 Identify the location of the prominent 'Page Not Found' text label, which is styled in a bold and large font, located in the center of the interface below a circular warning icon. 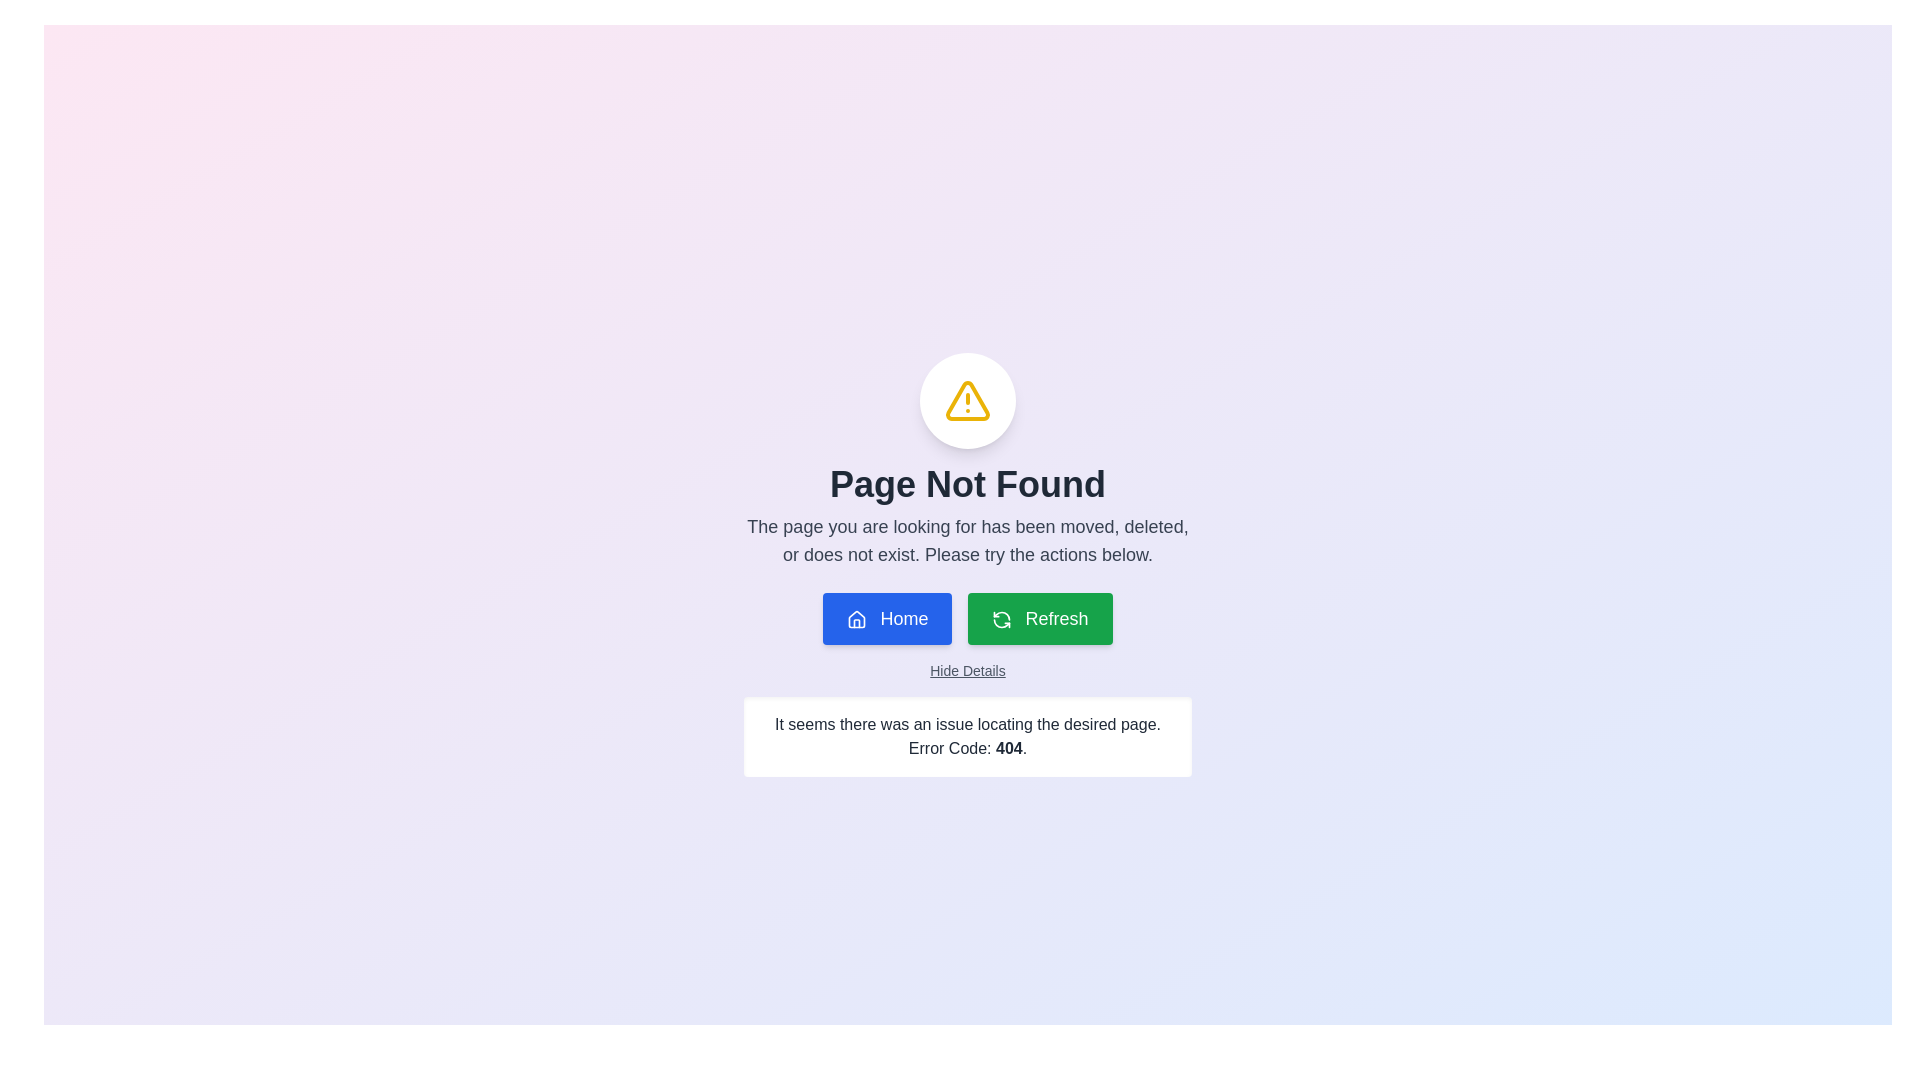
(968, 485).